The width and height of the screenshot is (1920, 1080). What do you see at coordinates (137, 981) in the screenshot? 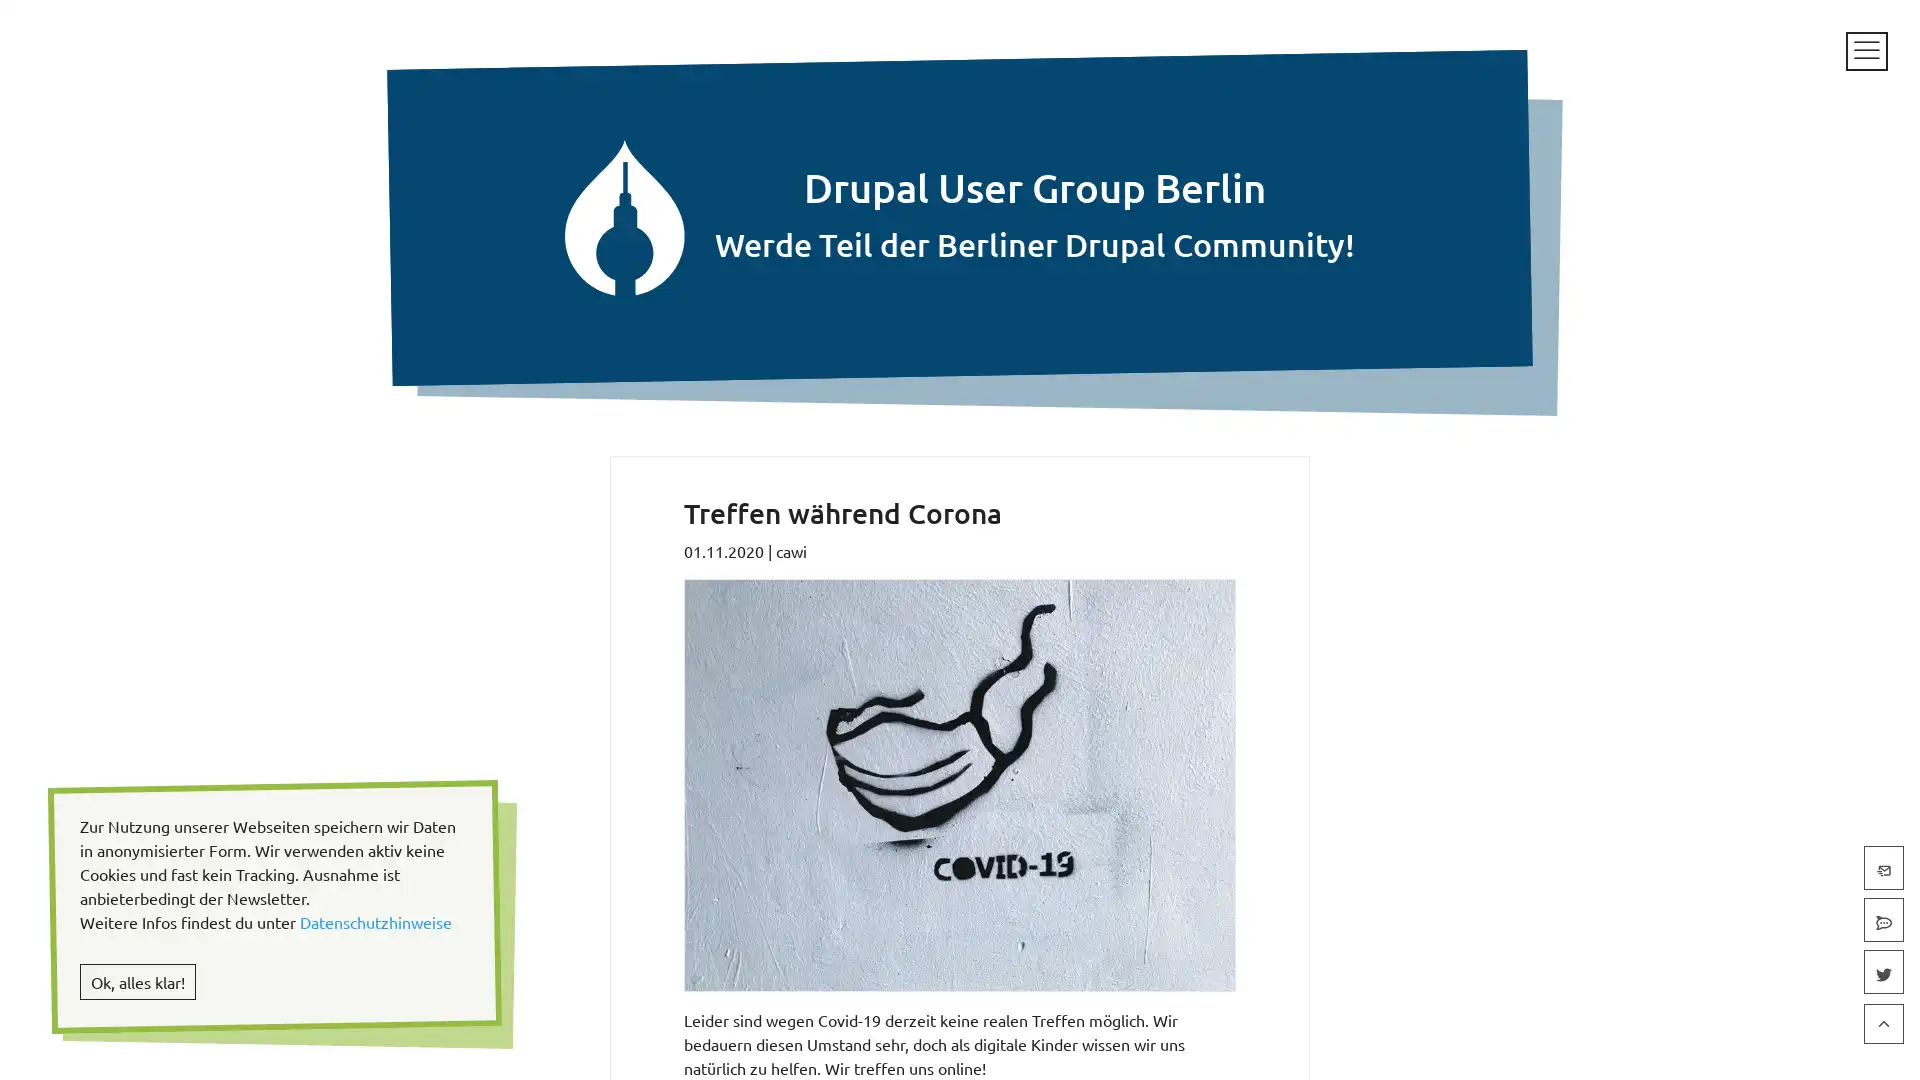
I see `Ok, alles klar!` at bounding box center [137, 981].